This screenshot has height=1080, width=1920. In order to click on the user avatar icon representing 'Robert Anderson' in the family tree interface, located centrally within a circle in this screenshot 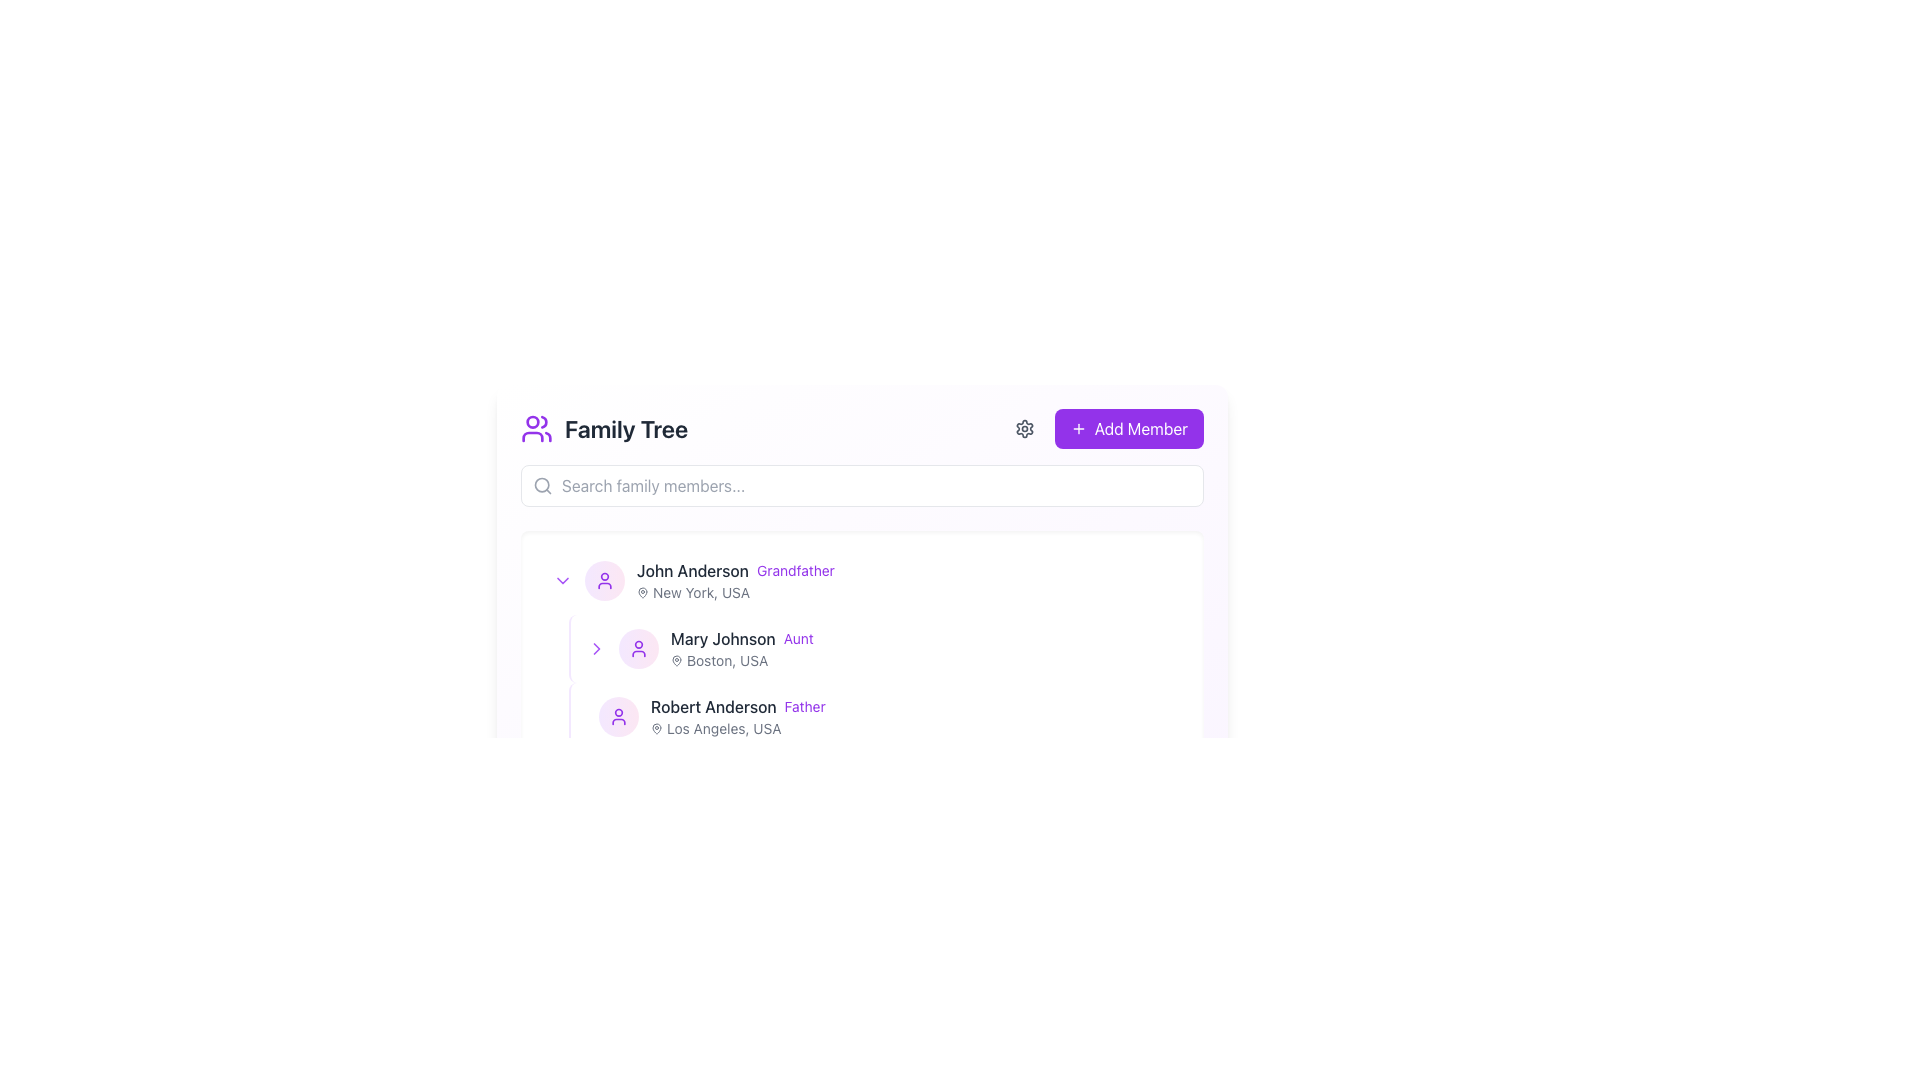, I will do `click(618, 716)`.